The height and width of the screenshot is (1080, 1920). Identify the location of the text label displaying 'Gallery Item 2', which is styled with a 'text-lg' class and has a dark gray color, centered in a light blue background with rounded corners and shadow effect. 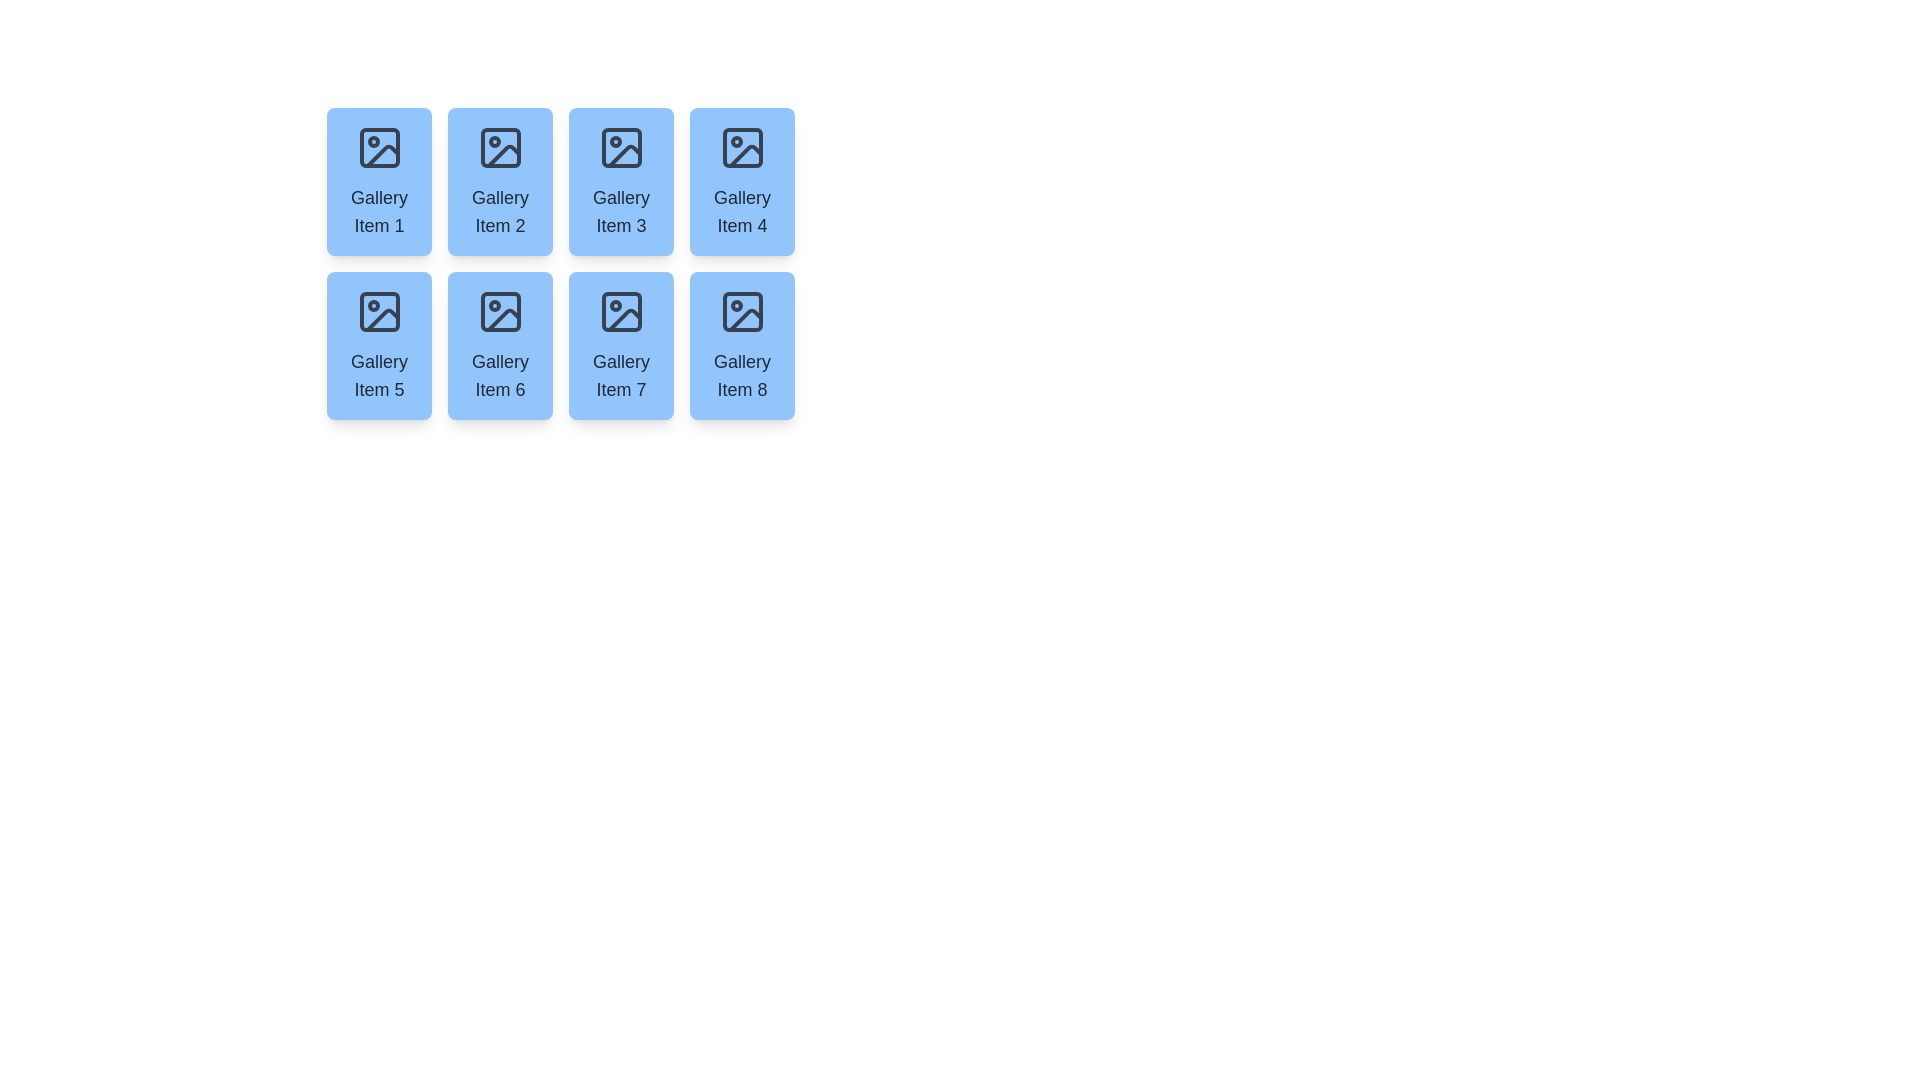
(500, 212).